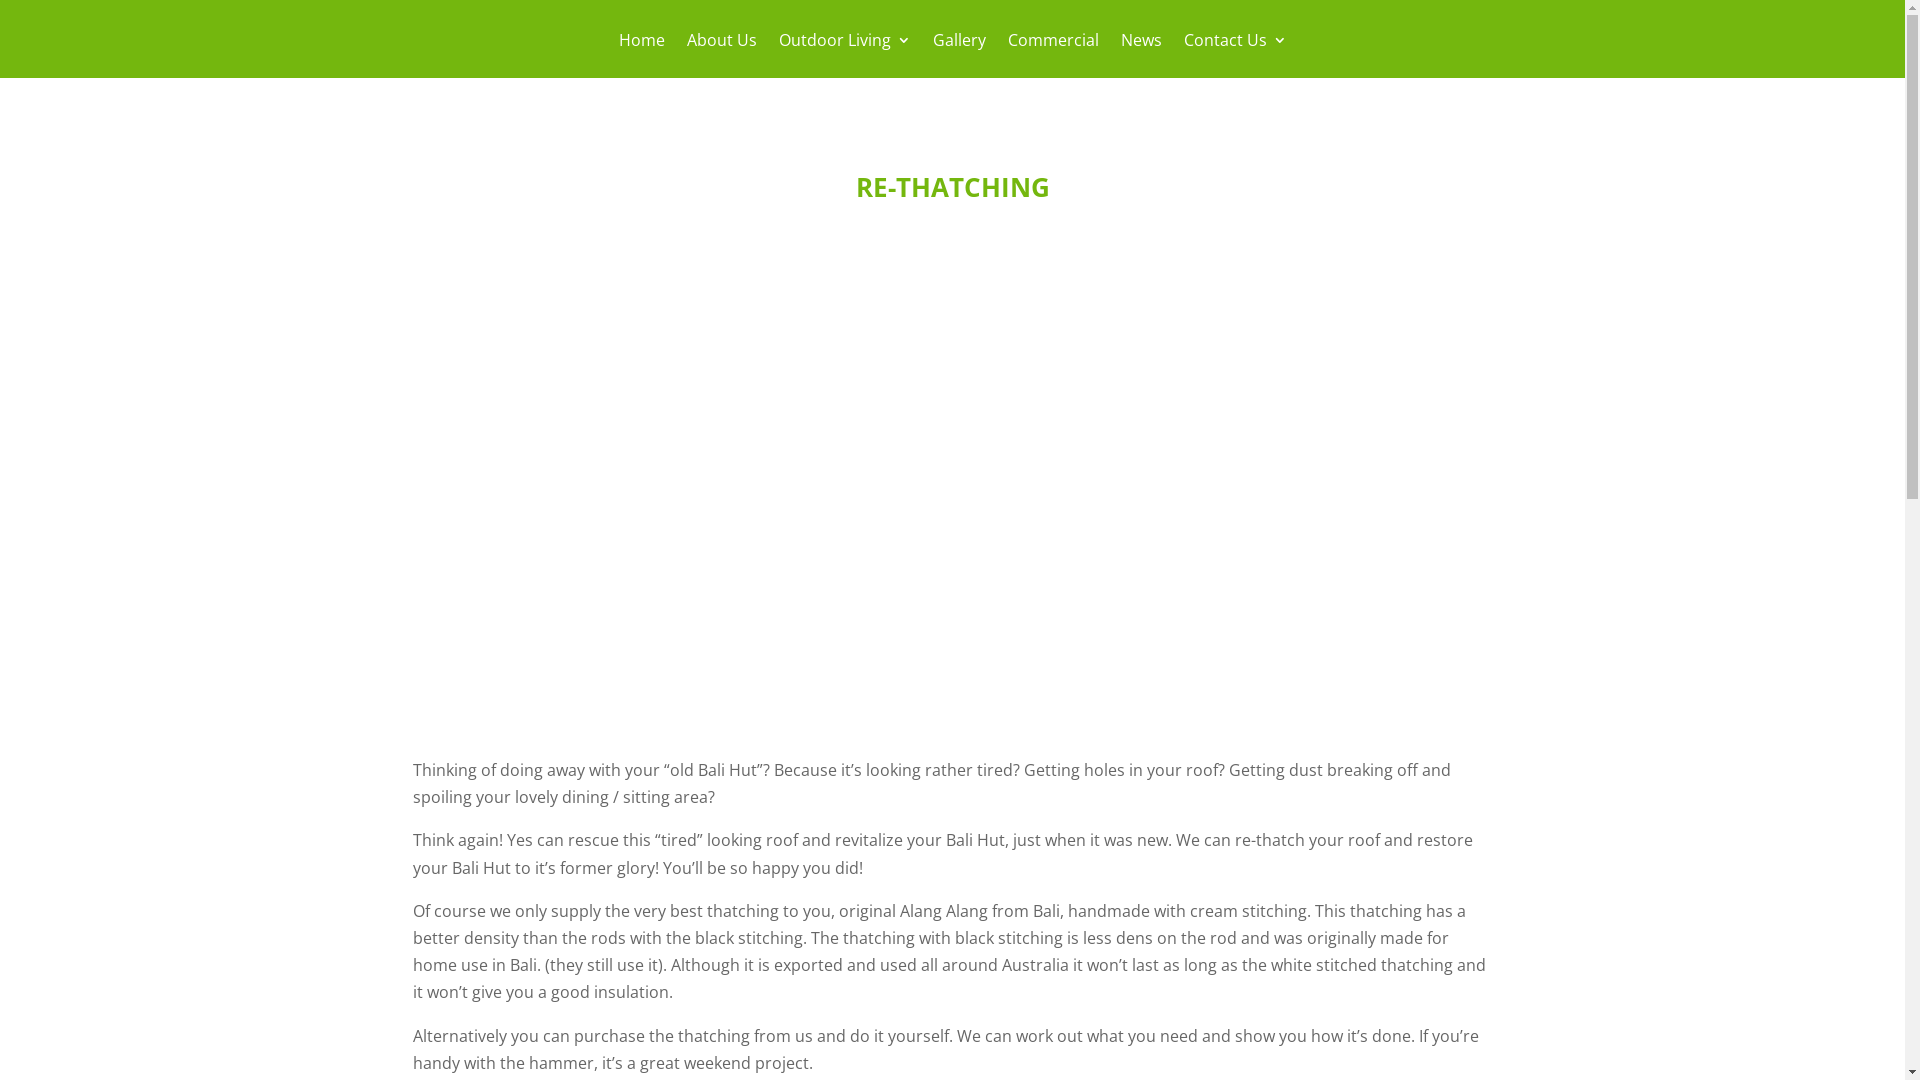 The image size is (1920, 1080). Describe the element at coordinates (1234, 53) in the screenshot. I see `'Contact Us'` at that location.